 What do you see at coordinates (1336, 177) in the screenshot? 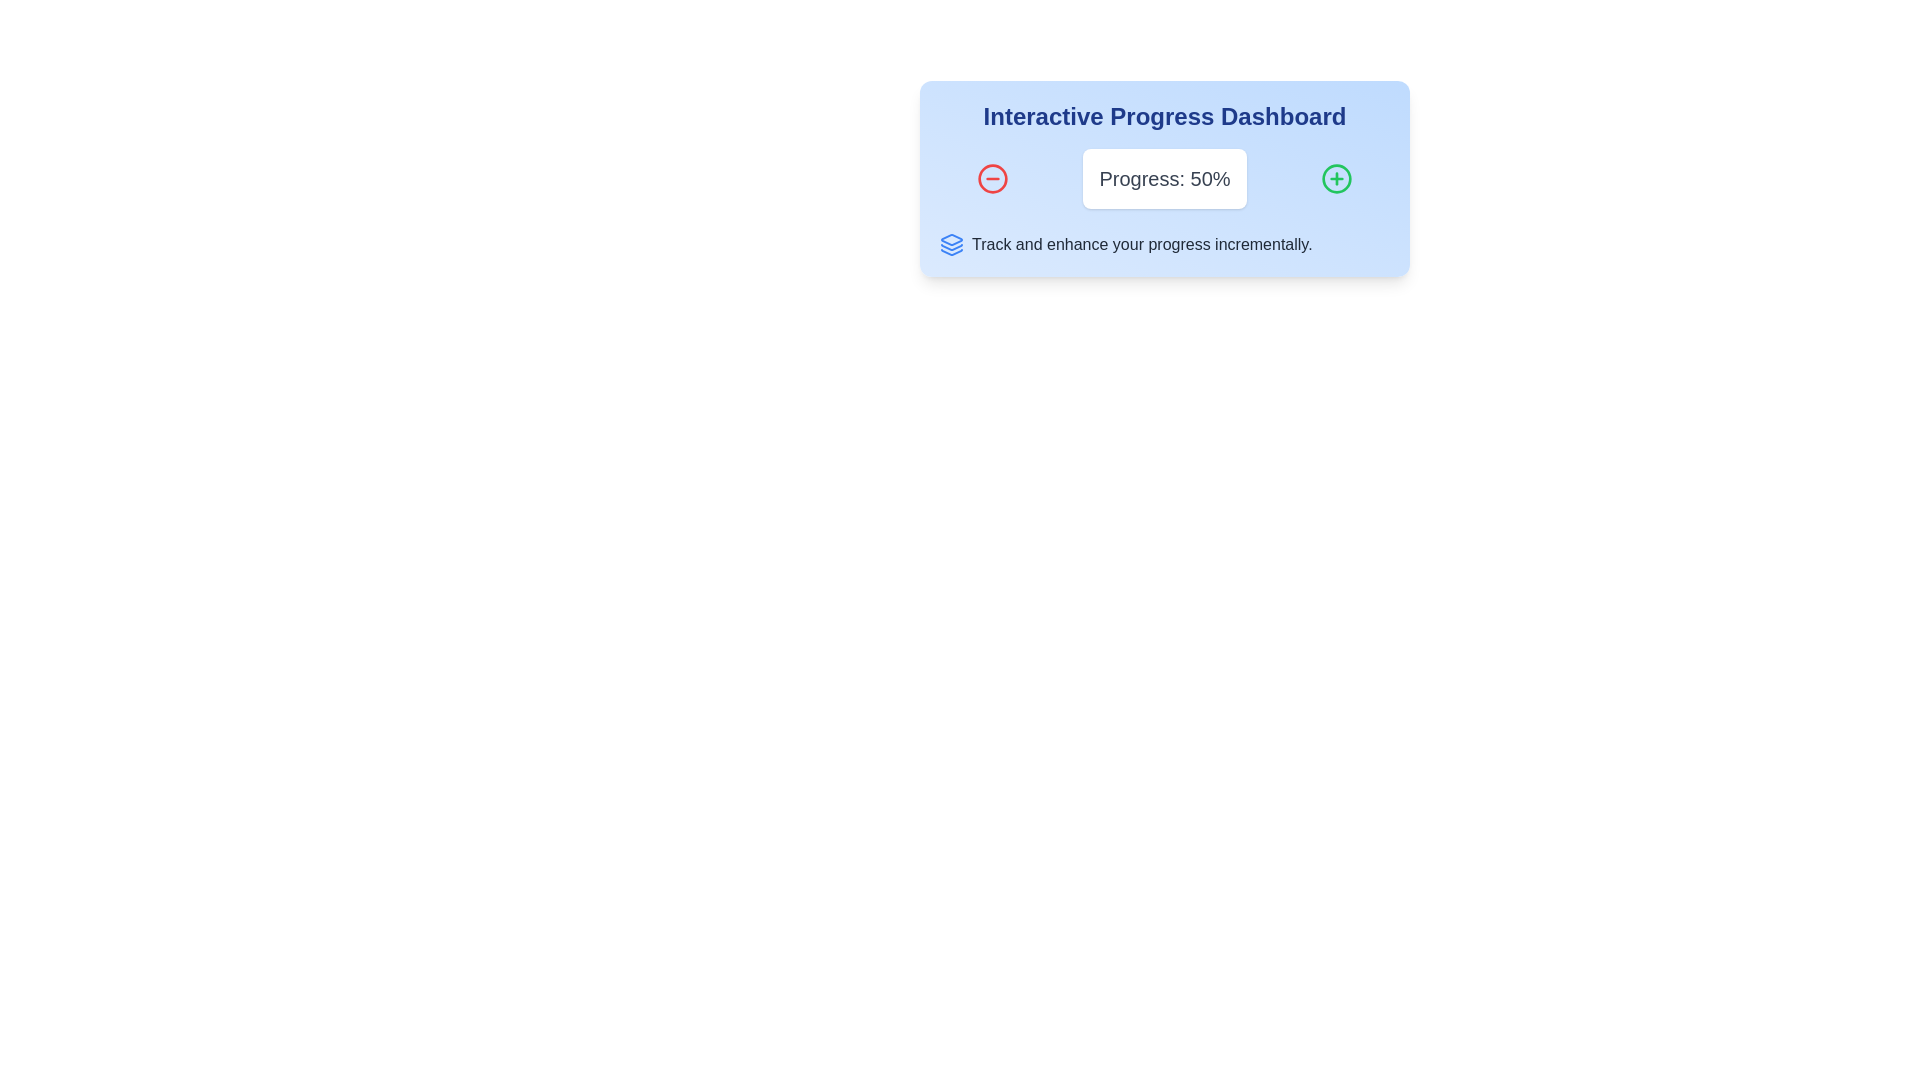
I see `the circular button with an embedded plus sign located in the top-right corner of the Interactive Progress Dashboard panel adjacent` at bounding box center [1336, 177].